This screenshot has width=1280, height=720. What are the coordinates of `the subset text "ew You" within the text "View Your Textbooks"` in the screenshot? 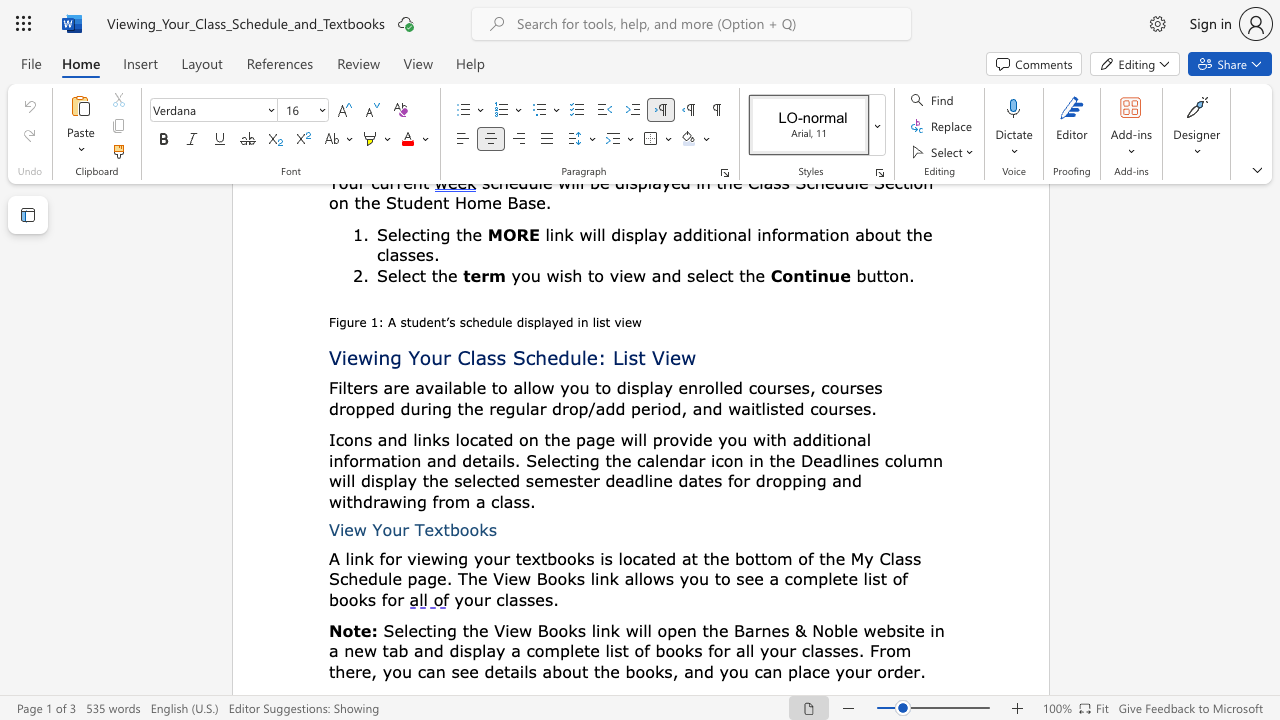 It's located at (344, 528).